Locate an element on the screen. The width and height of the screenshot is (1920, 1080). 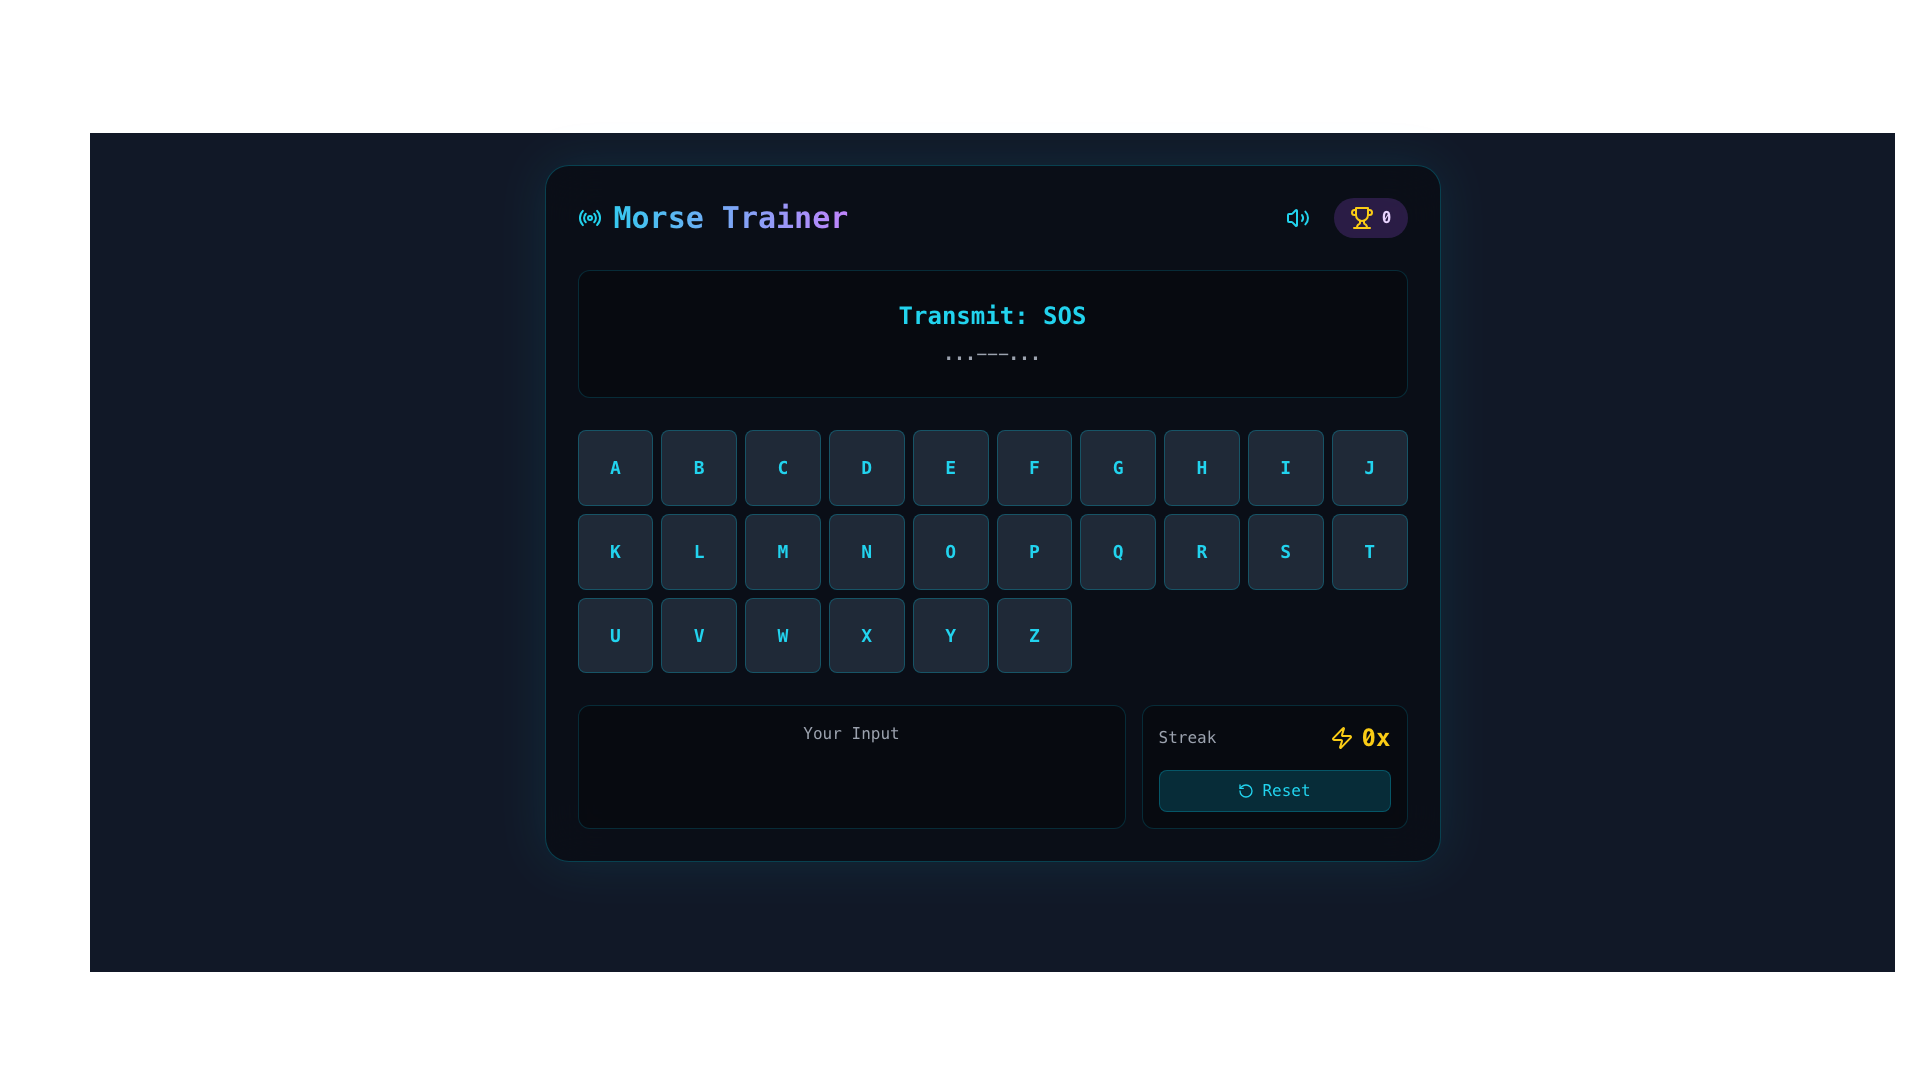
the icon representing Morse code or transmission, located to the immediate left of the 'Morse Trainer' text label in the header region is located at coordinates (588, 218).